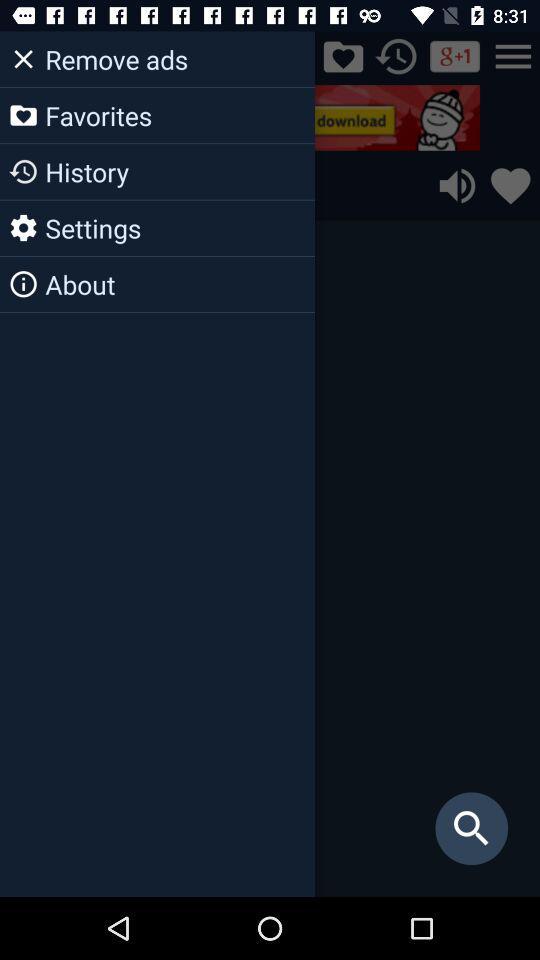  What do you see at coordinates (396, 55) in the screenshot?
I see `the history icon` at bounding box center [396, 55].